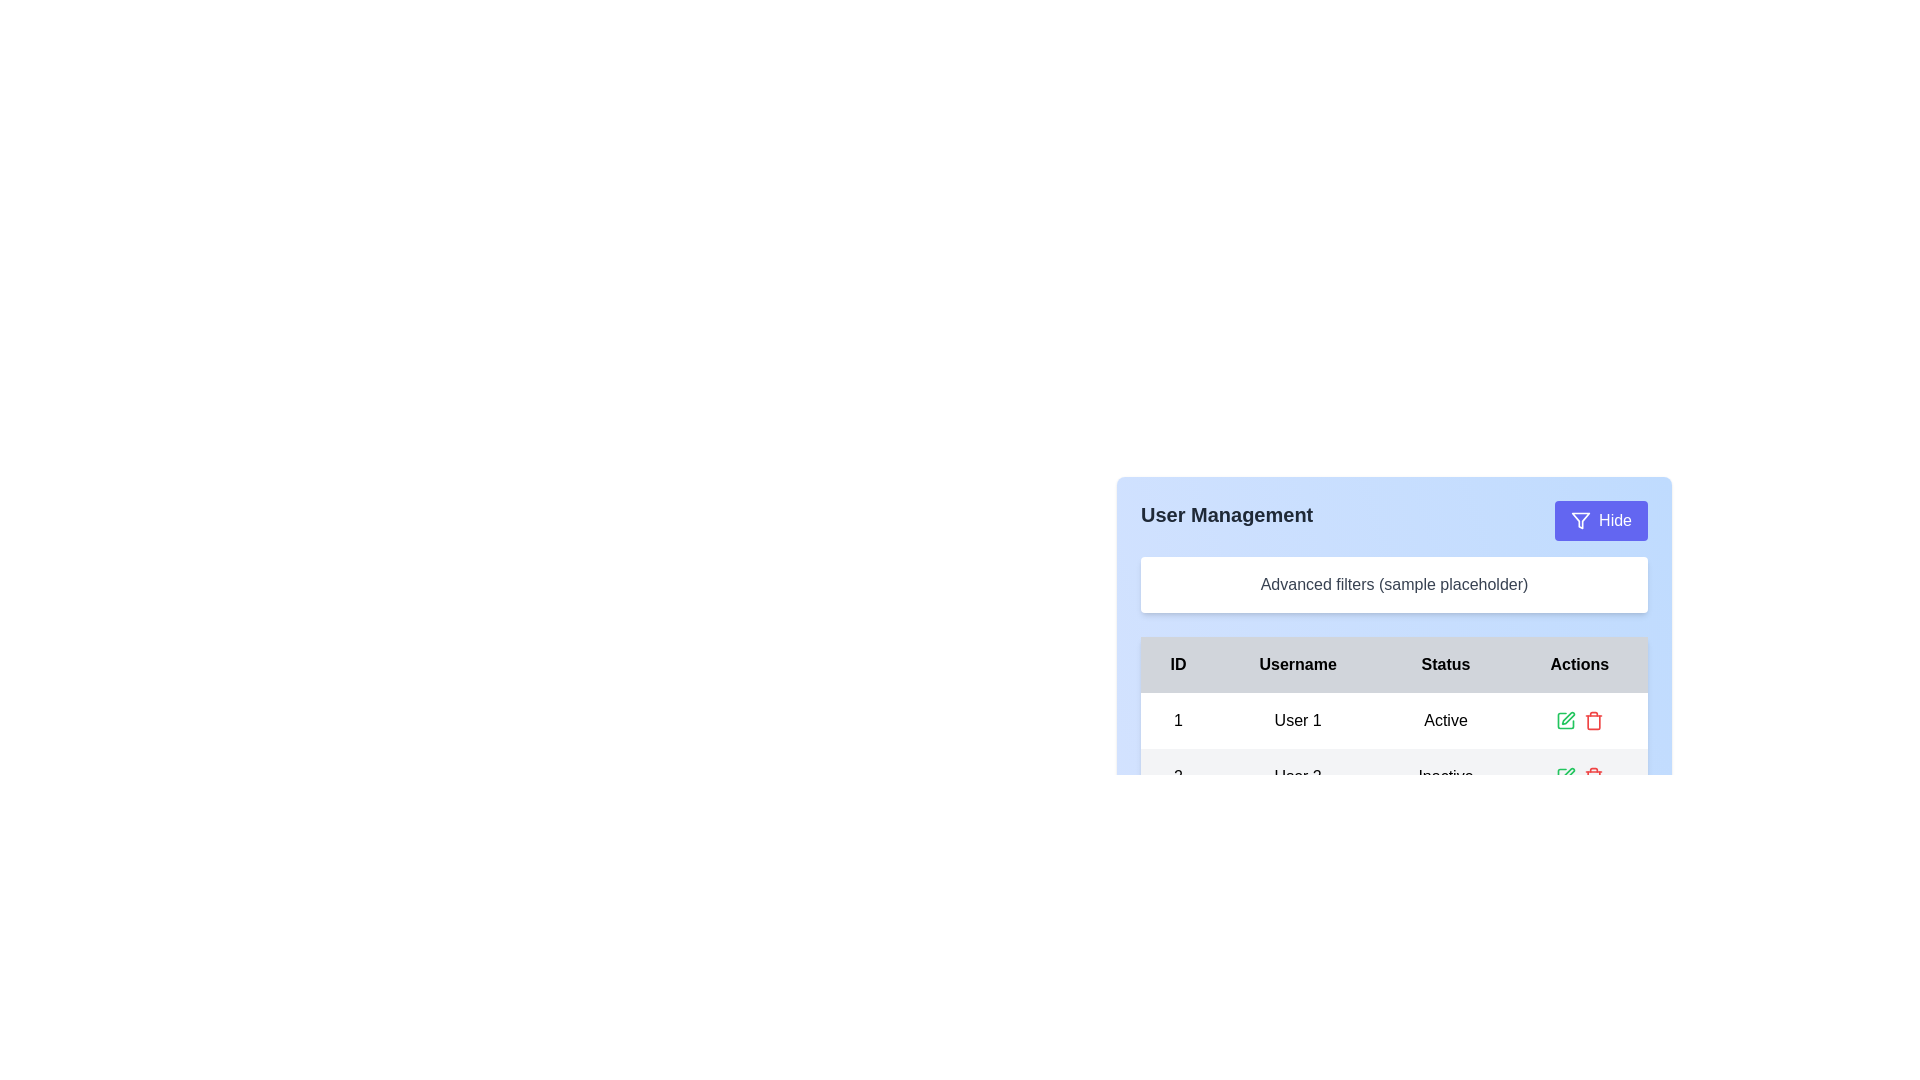  What do you see at coordinates (1298, 664) in the screenshot?
I see `the Text label identifying the 'Username' column in the table header, located between 'ID' and 'Status'` at bounding box center [1298, 664].